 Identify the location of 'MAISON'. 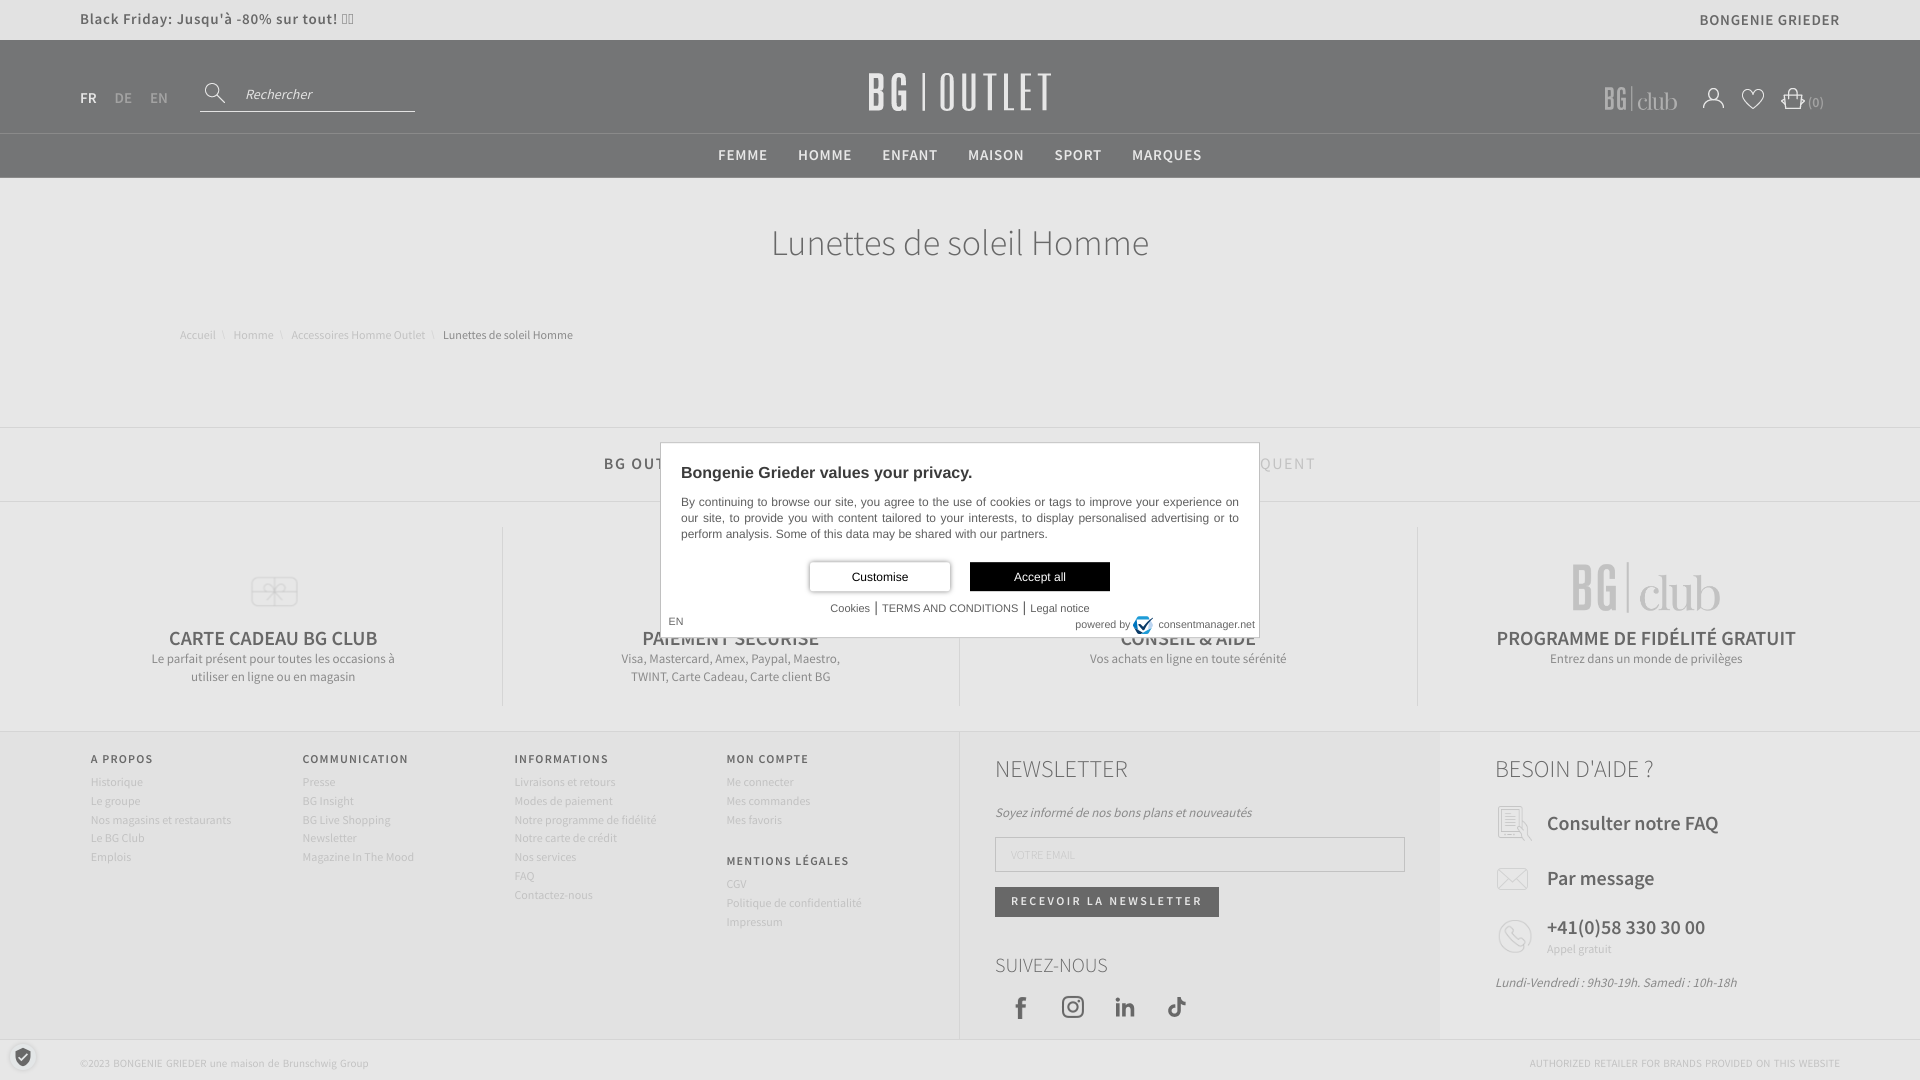
(996, 154).